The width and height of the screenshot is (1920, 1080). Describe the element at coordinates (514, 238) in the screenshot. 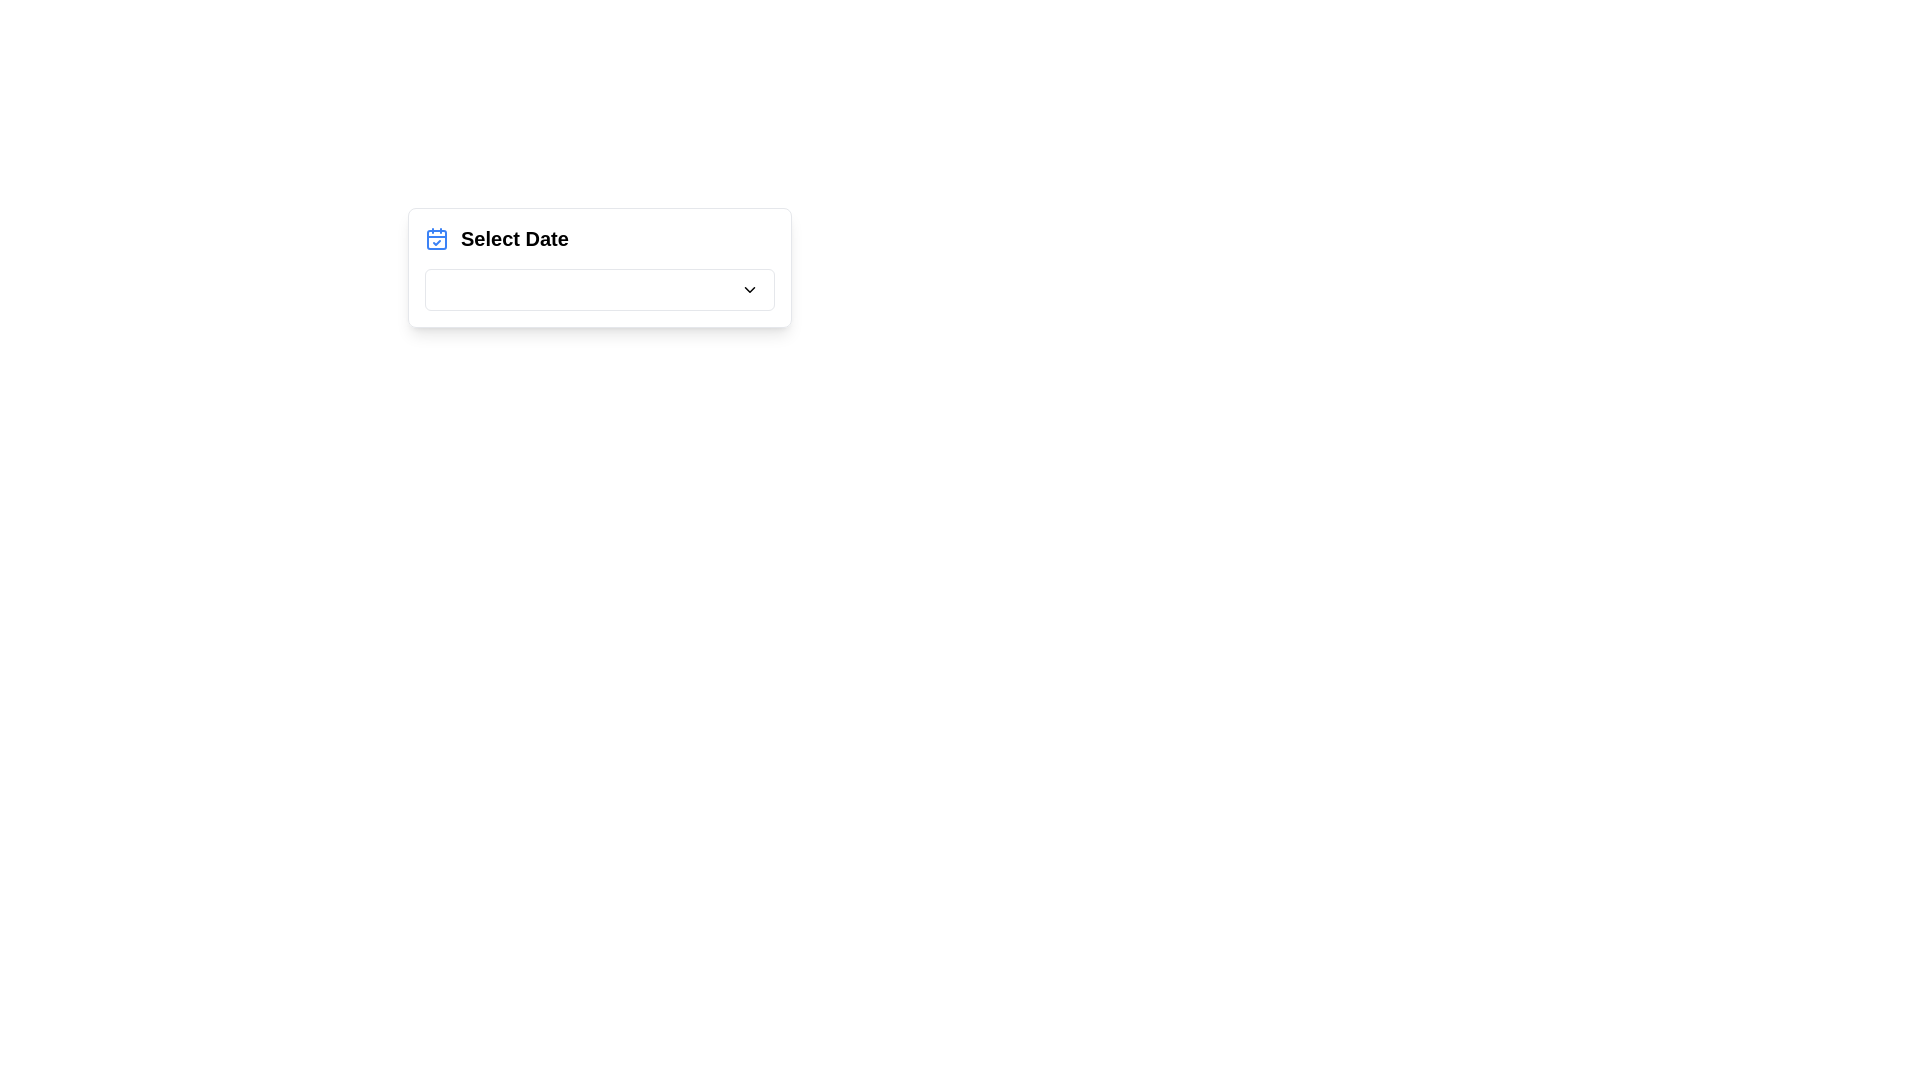

I see `the 'Select Date' text label, which is styled with a bold and large font in black color, located within a horizontal group of items` at that location.